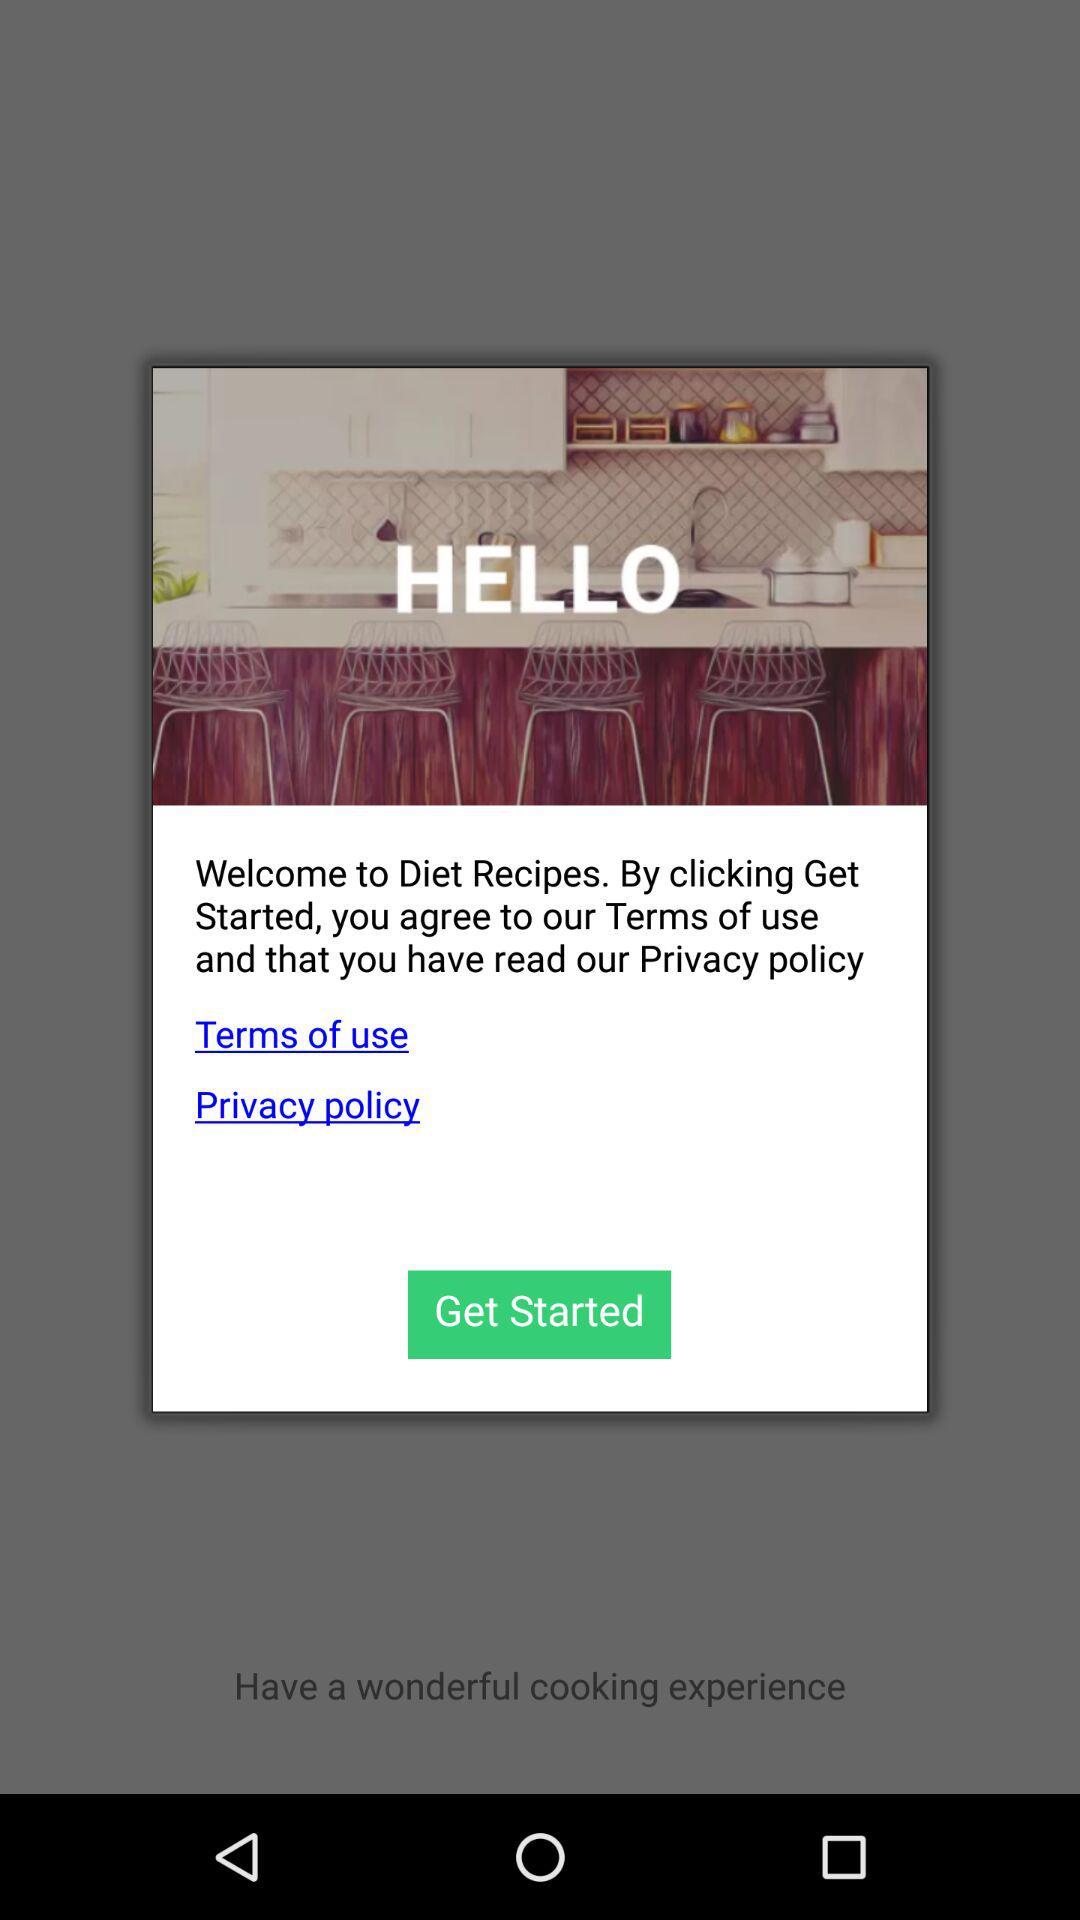 The height and width of the screenshot is (1920, 1080). What do you see at coordinates (518, 898) in the screenshot?
I see `icon above terms of use item` at bounding box center [518, 898].